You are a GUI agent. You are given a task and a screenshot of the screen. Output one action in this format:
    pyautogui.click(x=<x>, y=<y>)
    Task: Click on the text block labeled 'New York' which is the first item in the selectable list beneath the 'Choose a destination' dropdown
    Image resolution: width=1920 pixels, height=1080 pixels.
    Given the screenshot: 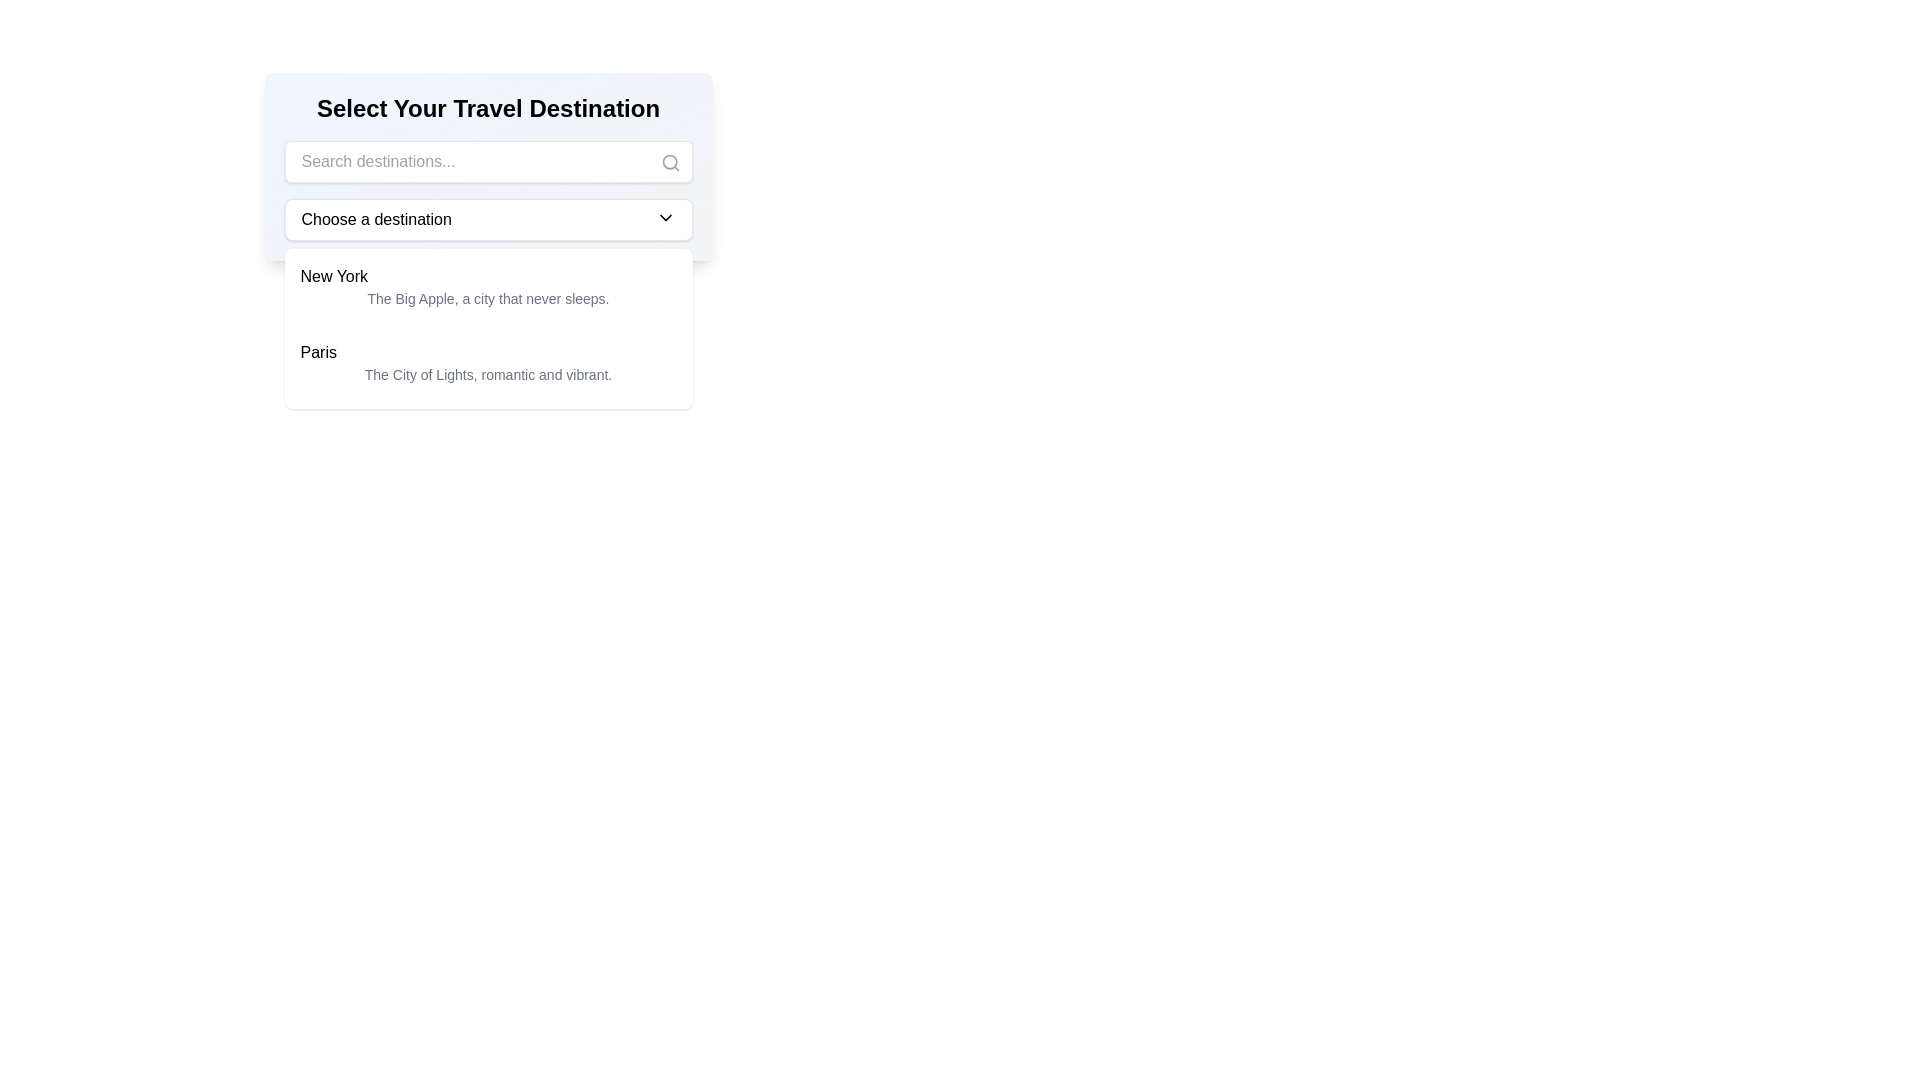 What is the action you would take?
    pyautogui.click(x=488, y=286)
    